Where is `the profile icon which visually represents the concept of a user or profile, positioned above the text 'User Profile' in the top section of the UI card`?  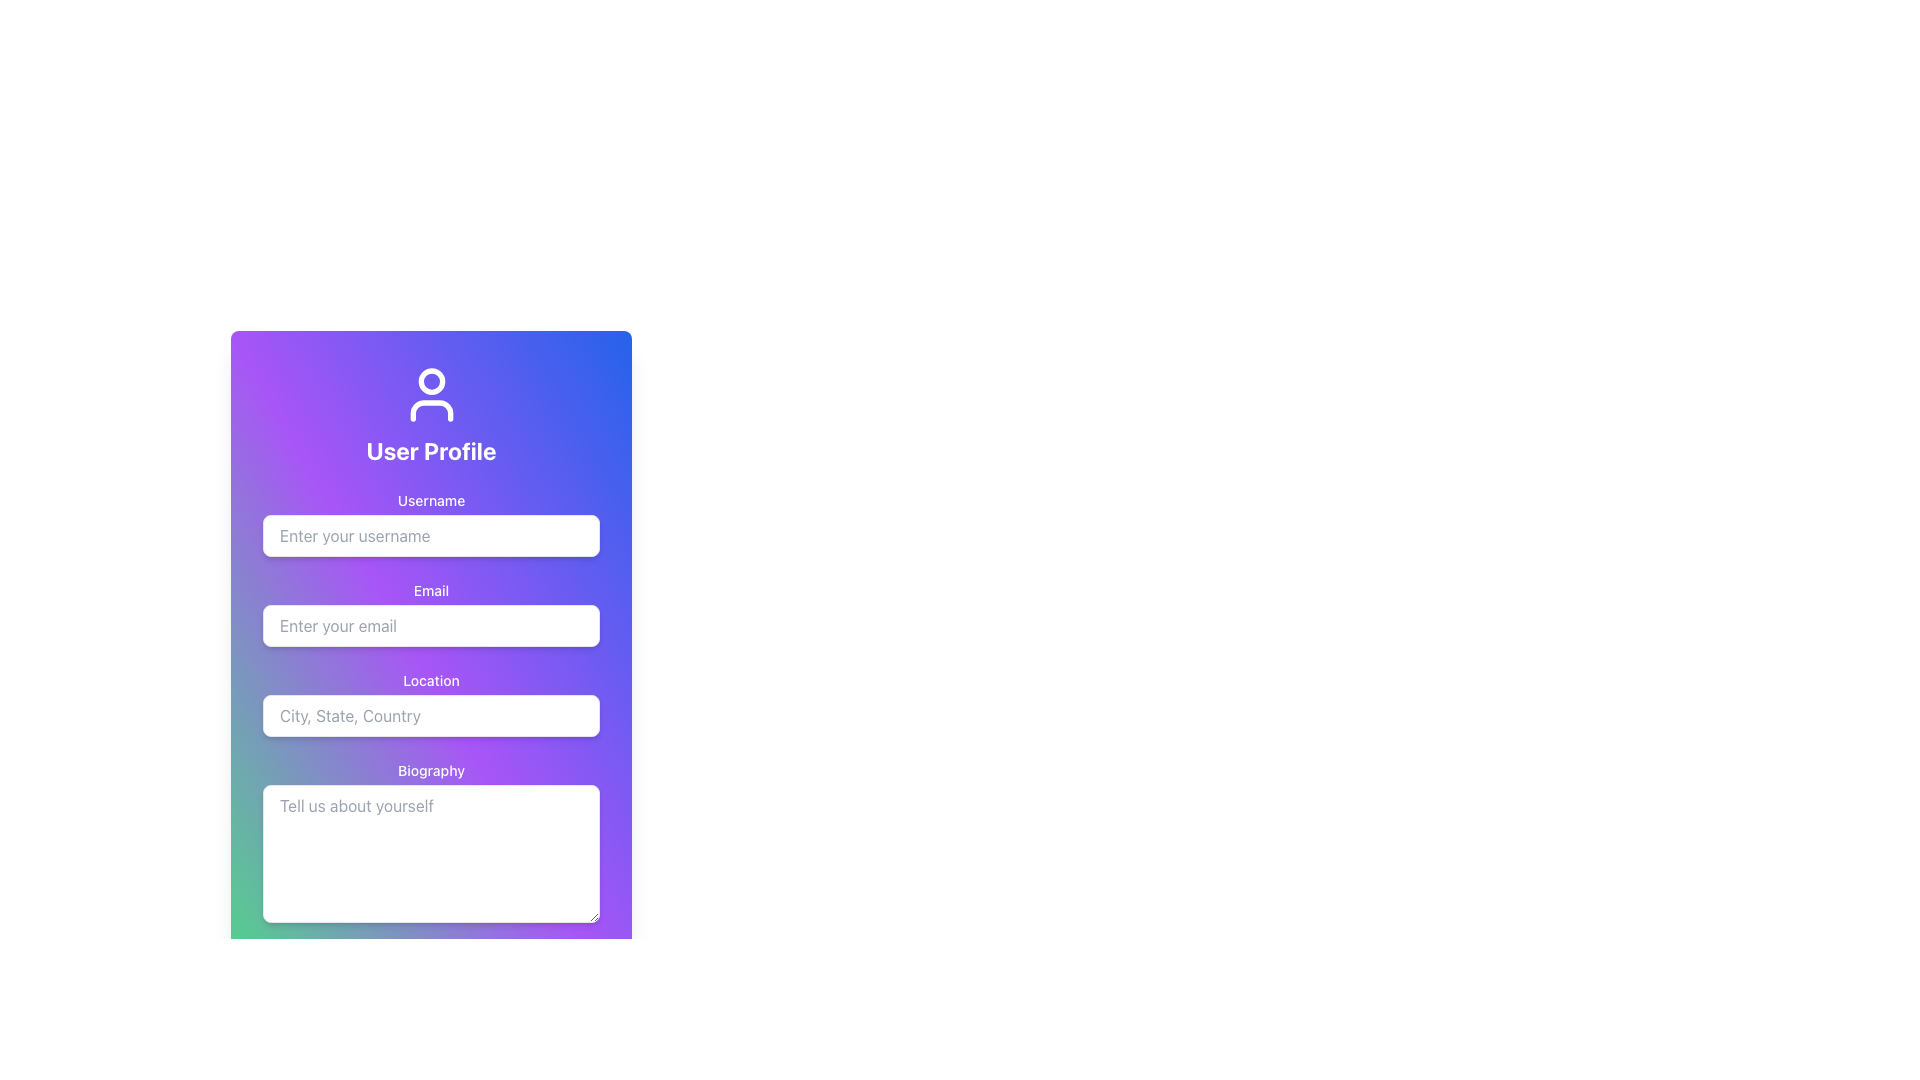
the profile icon which visually represents the concept of a user or profile, positioned above the text 'User Profile' in the top section of the UI card is located at coordinates (430, 394).